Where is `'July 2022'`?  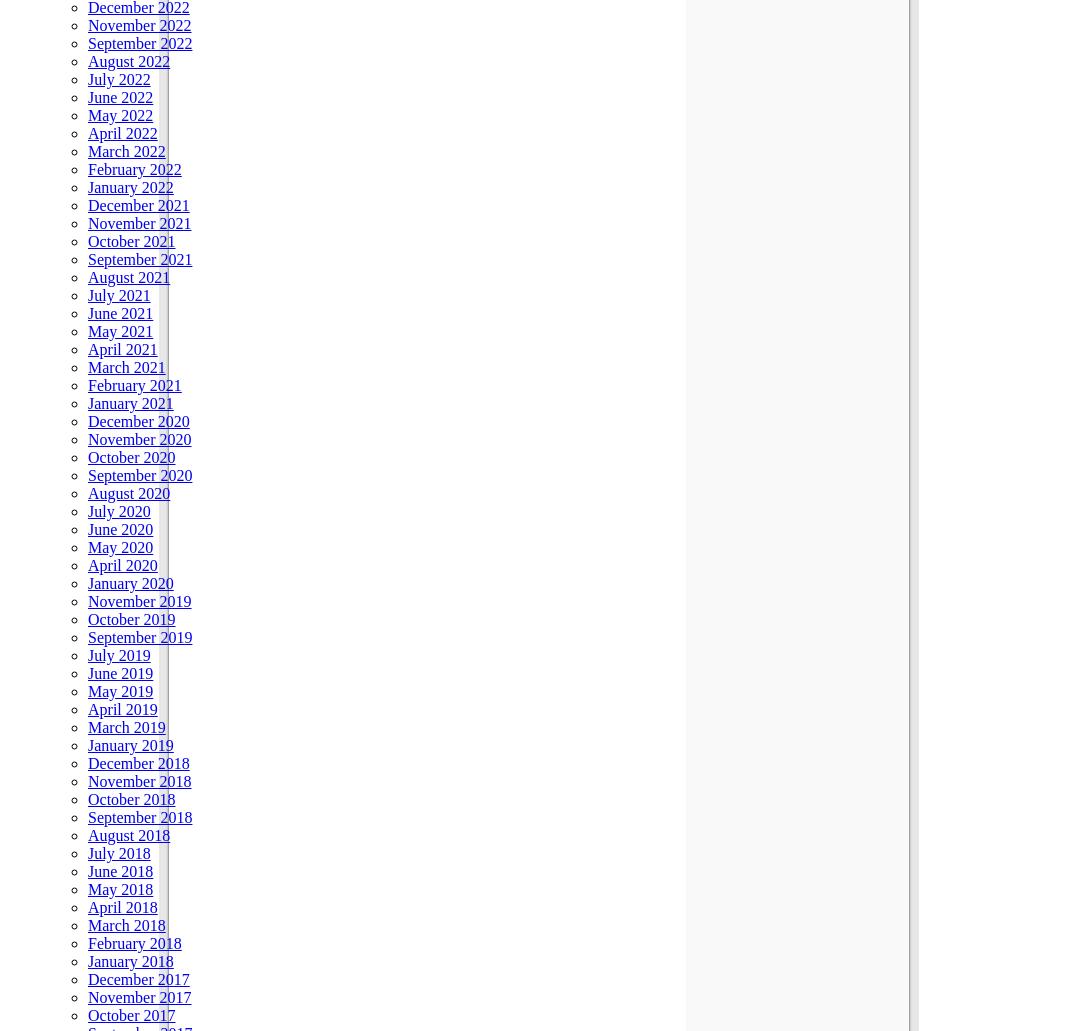 'July 2022' is located at coordinates (118, 78).